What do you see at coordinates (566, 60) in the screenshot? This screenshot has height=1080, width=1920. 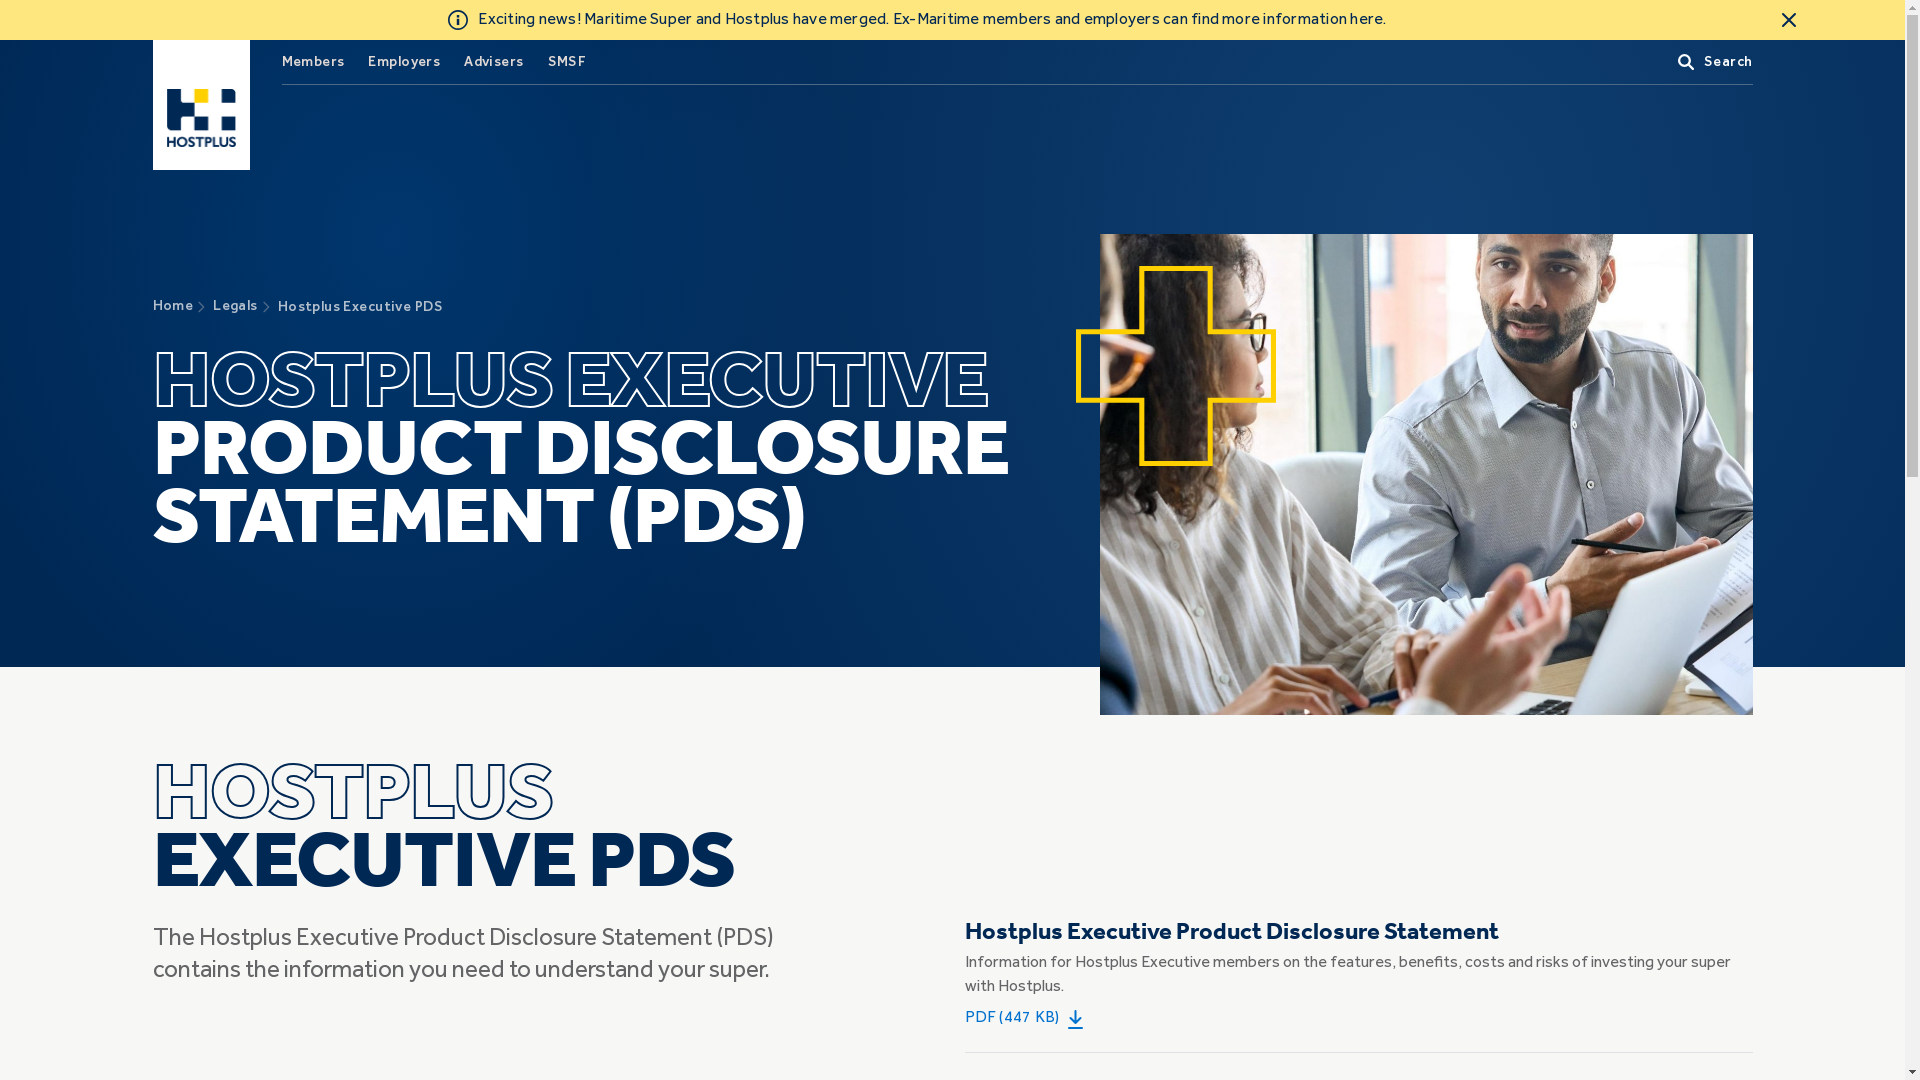 I see `'SMSF'` at bounding box center [566, 60].